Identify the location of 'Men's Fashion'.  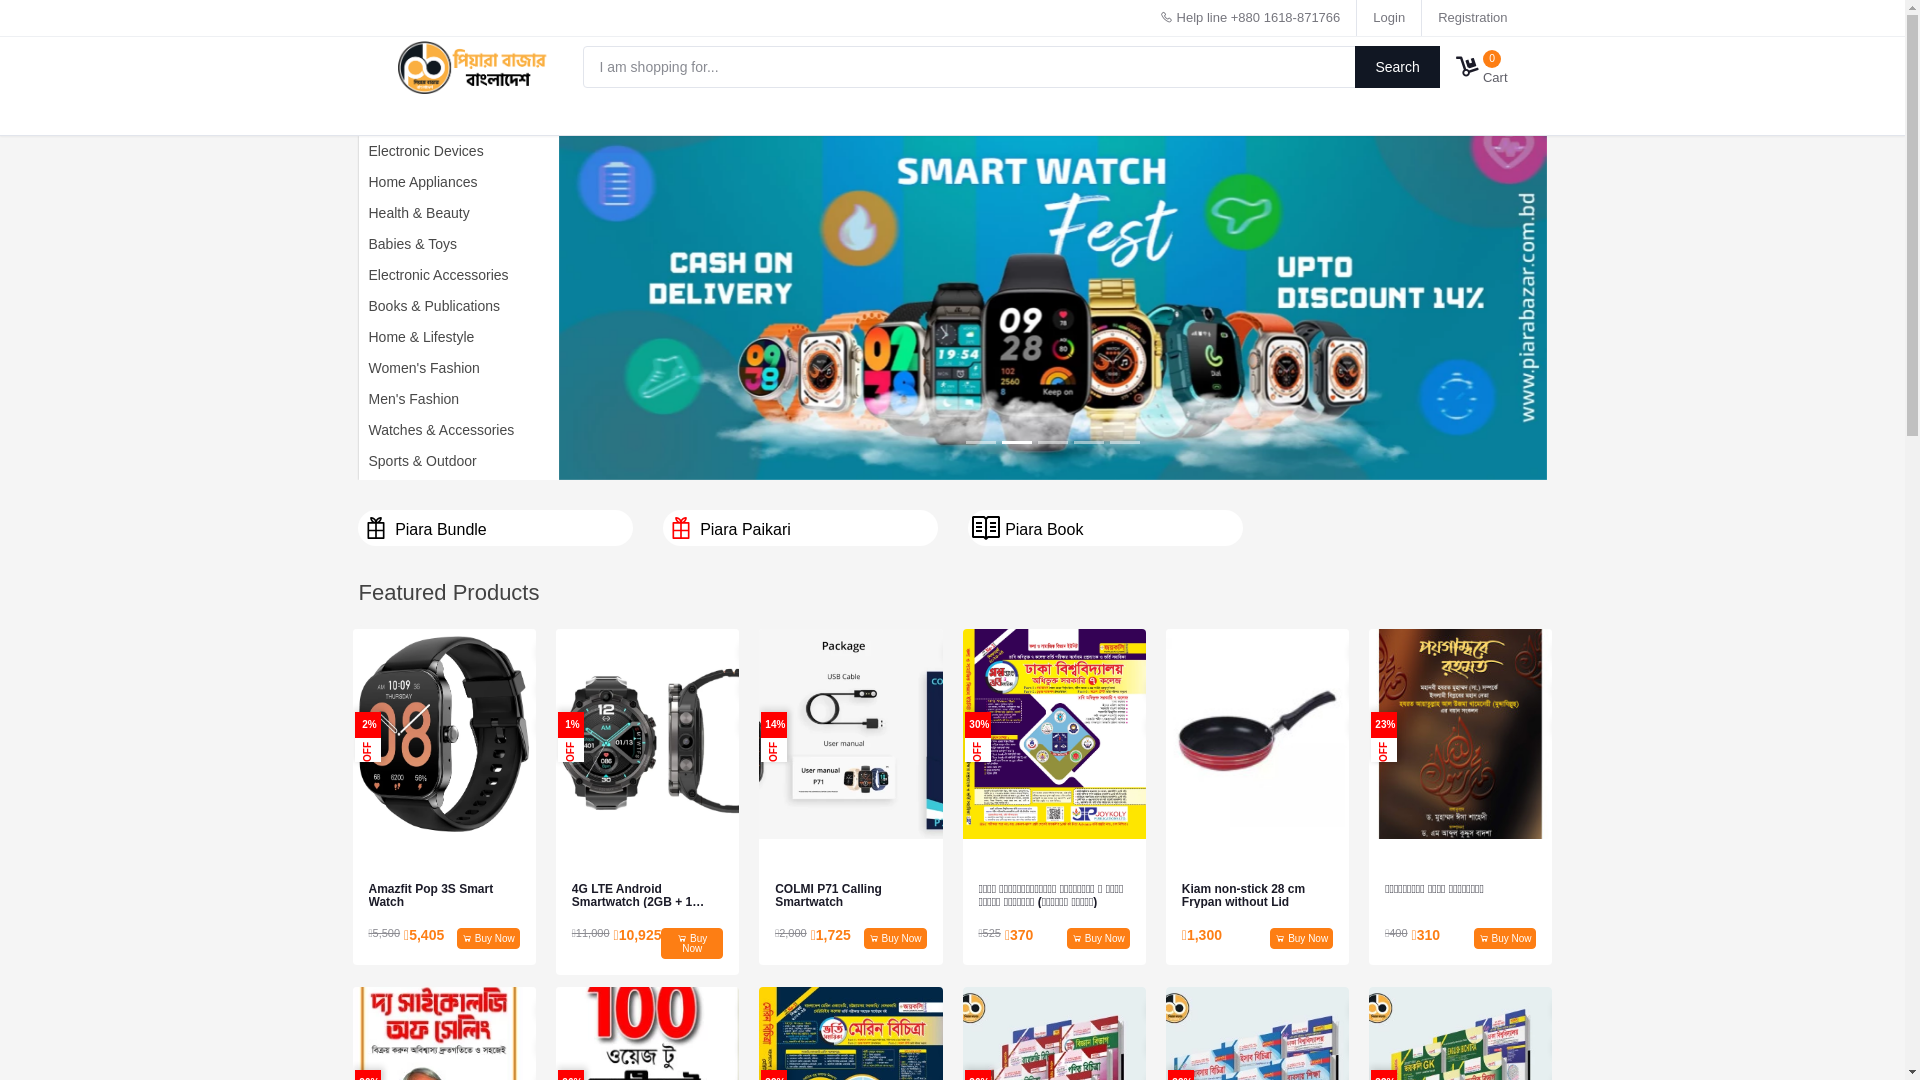
(358, 398).